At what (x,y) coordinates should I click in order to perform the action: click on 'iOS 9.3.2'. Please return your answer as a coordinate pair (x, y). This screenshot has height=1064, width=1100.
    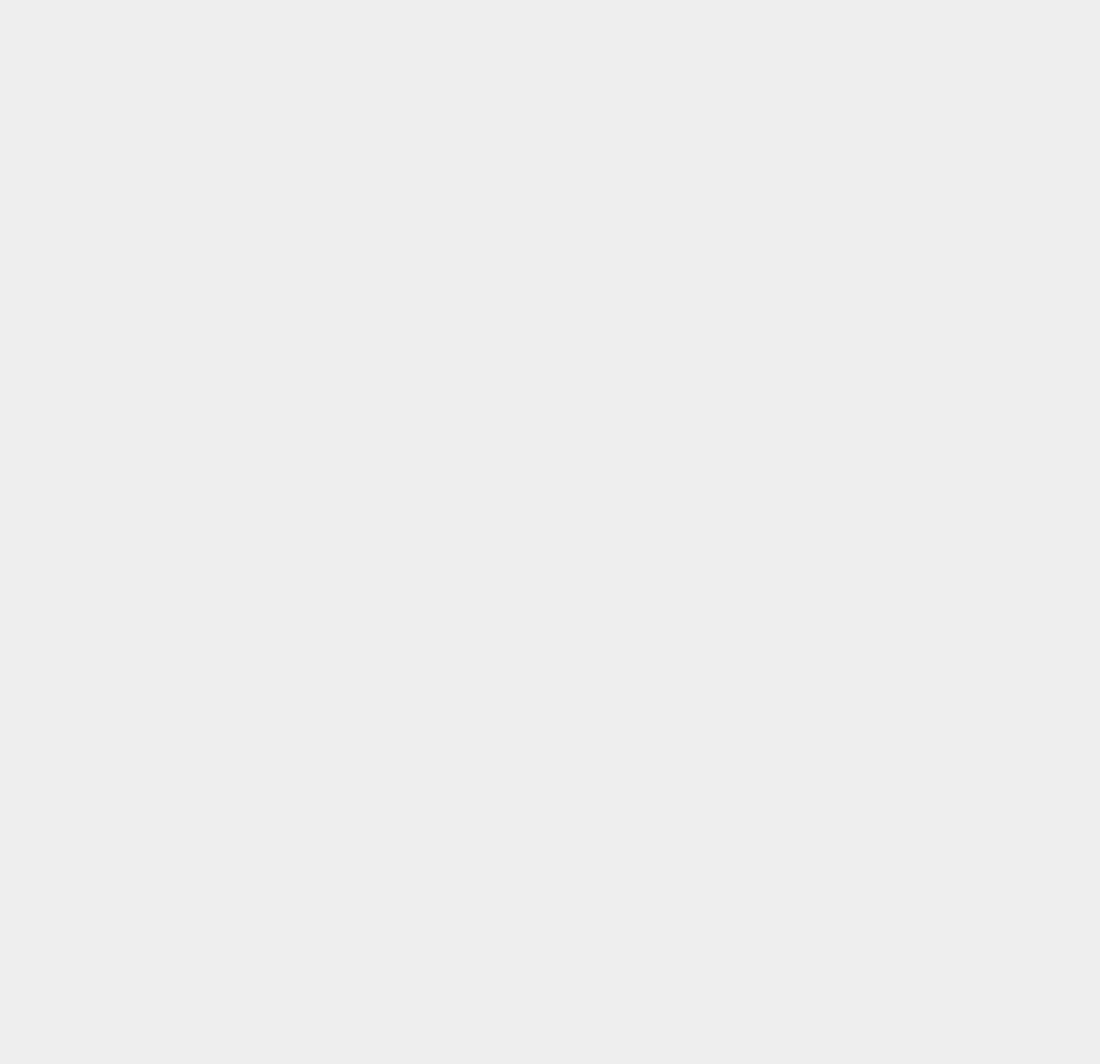
    Looking at the image, I should click on (805, 725).